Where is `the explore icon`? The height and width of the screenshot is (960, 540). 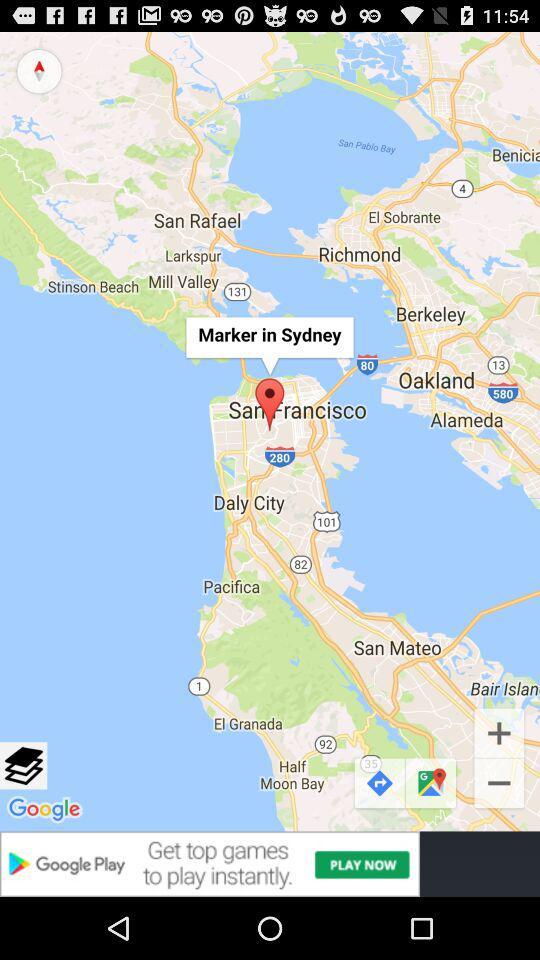 the explore icon is located at coordinates (39, 75).